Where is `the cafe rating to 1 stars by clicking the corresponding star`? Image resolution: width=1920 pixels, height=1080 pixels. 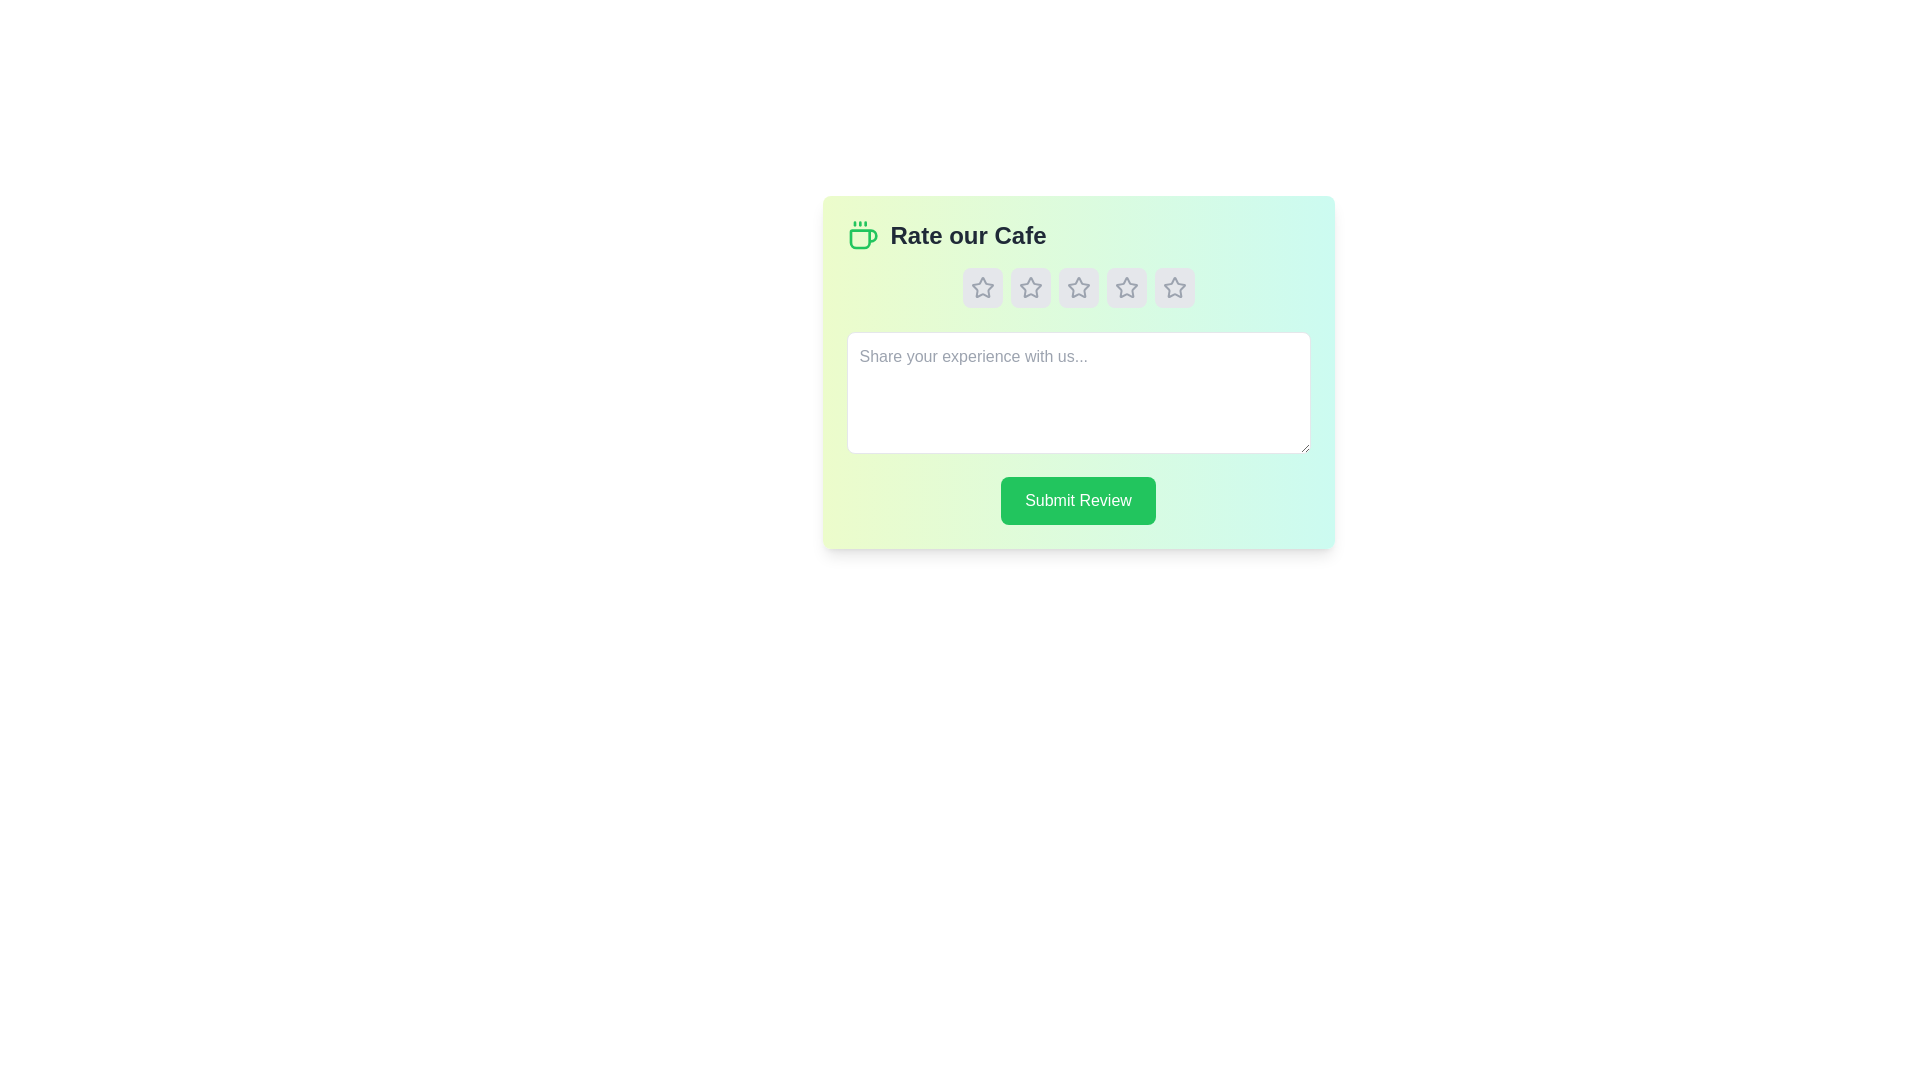 the cafe rating to 1 stars by clicking the corresponding star is located at coordinates (982, 288).